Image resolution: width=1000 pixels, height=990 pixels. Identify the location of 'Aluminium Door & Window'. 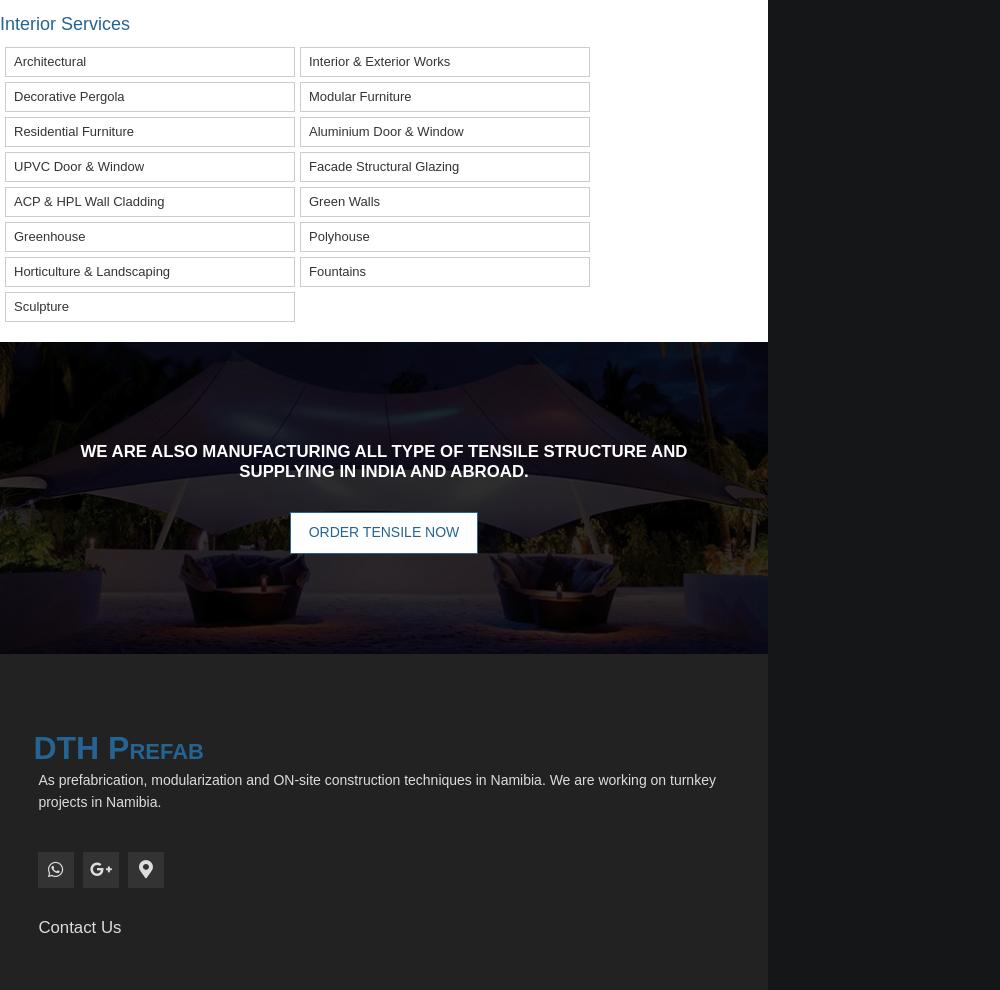
(386, 129).